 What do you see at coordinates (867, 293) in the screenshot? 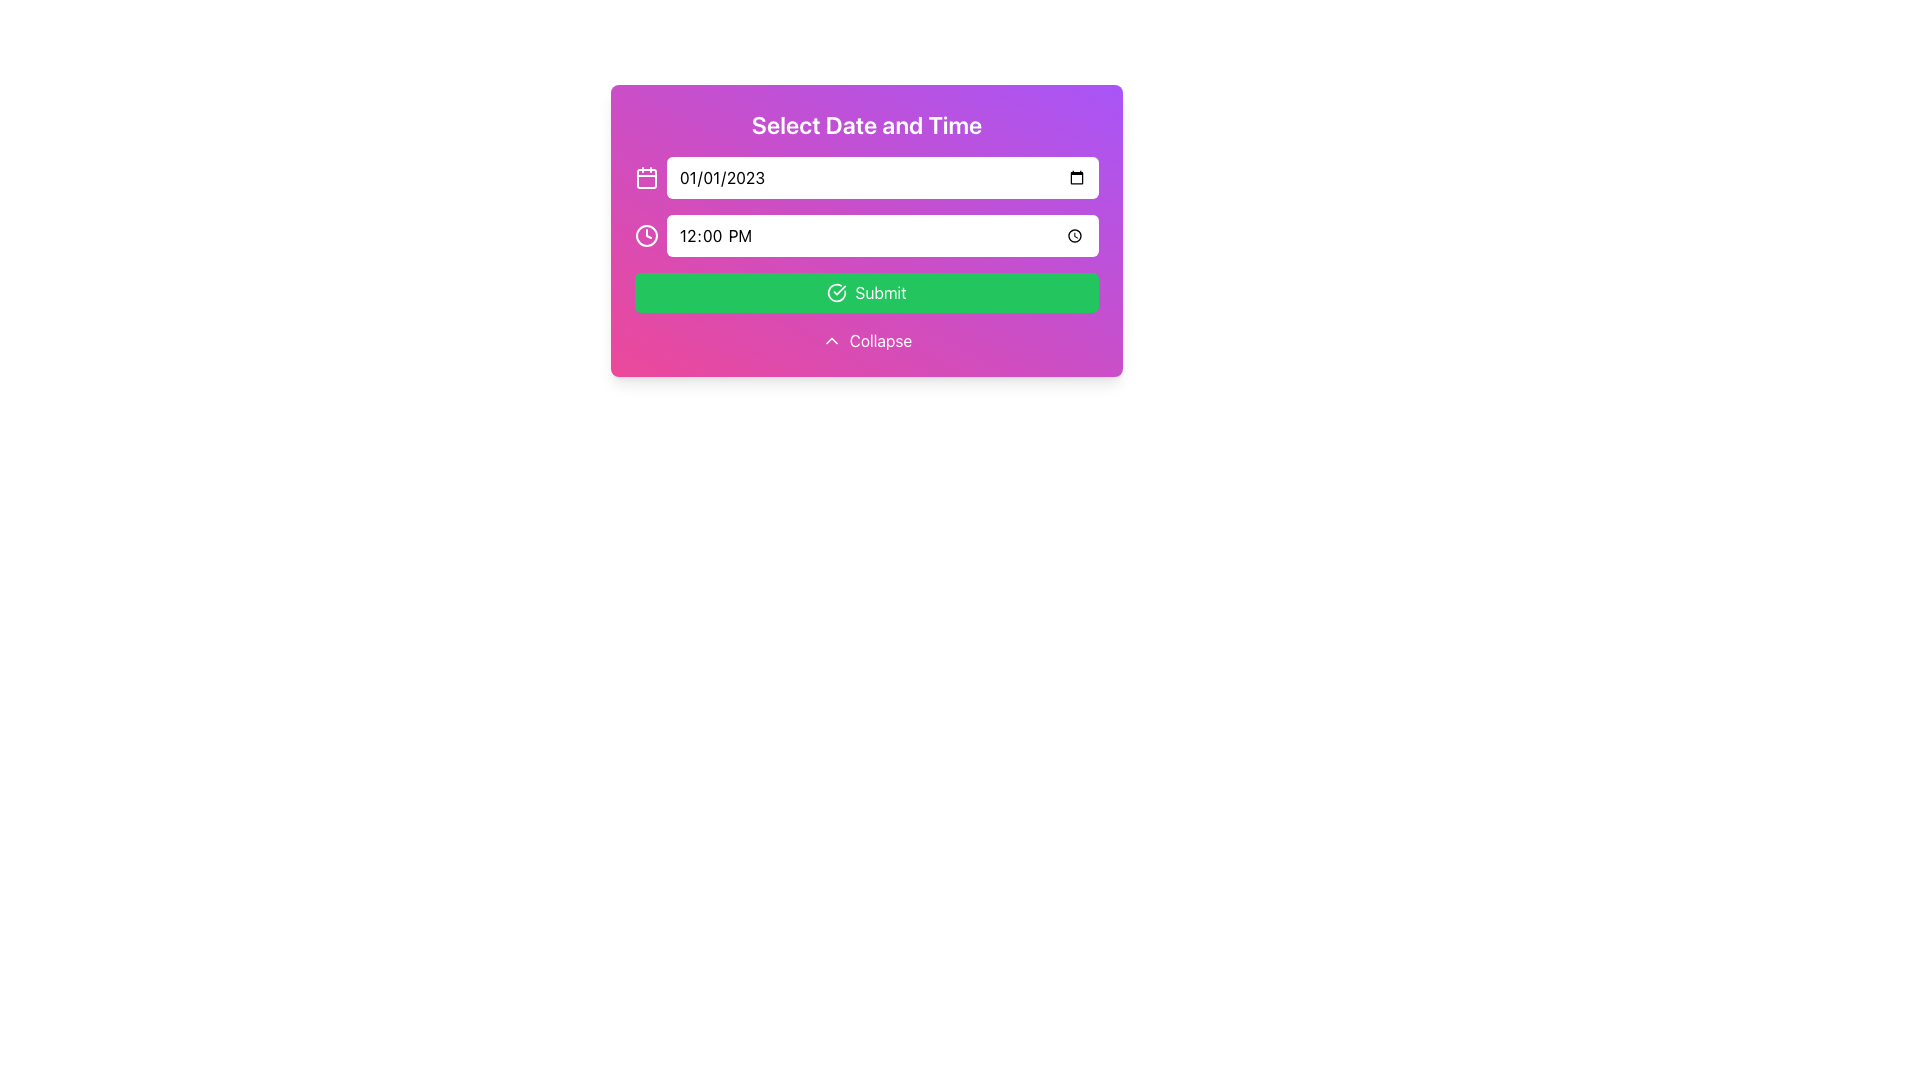
I see `the submission button located below the date and time input fields to observe the hover effects` at bounding box center [867, 293].